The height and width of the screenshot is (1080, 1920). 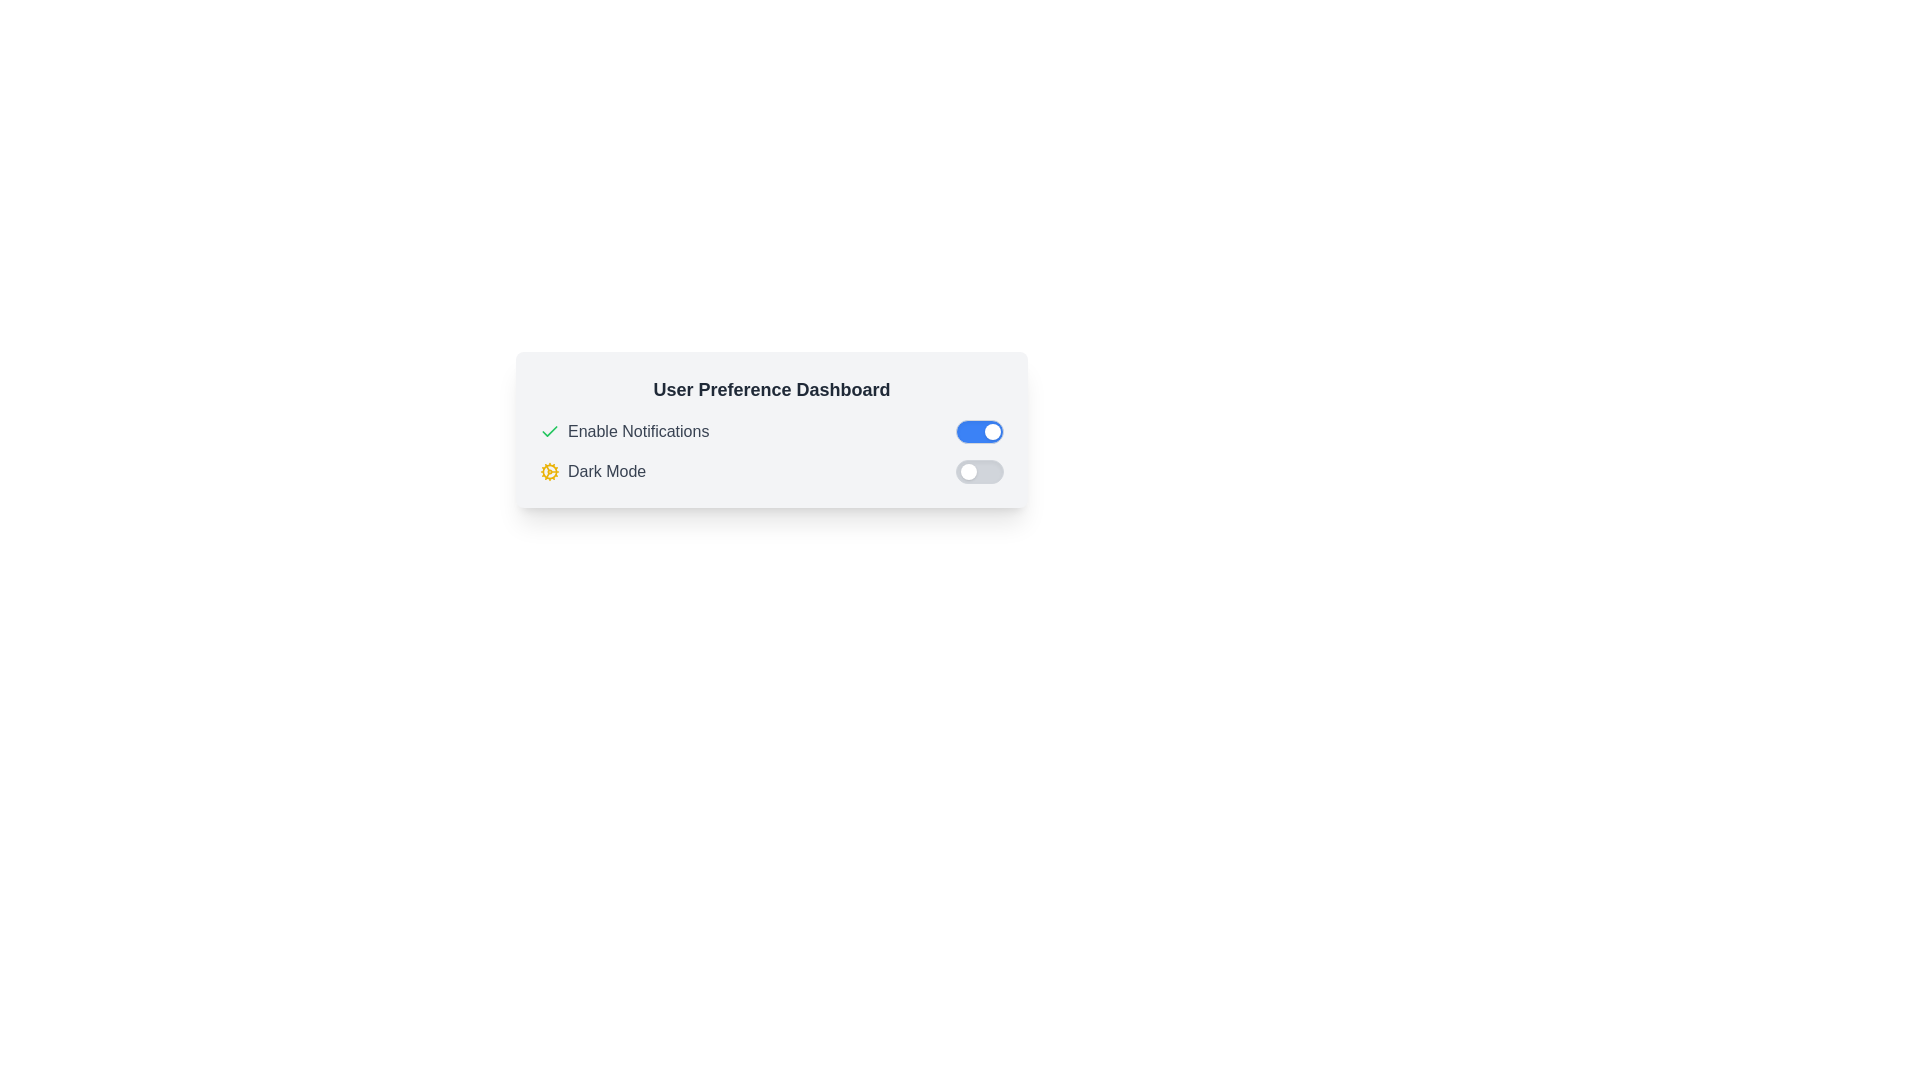 I want to click on the green checkmark icon with a minimalist outline located to the left of the 'Enable Notifications' text, so click(x=550, y=431).